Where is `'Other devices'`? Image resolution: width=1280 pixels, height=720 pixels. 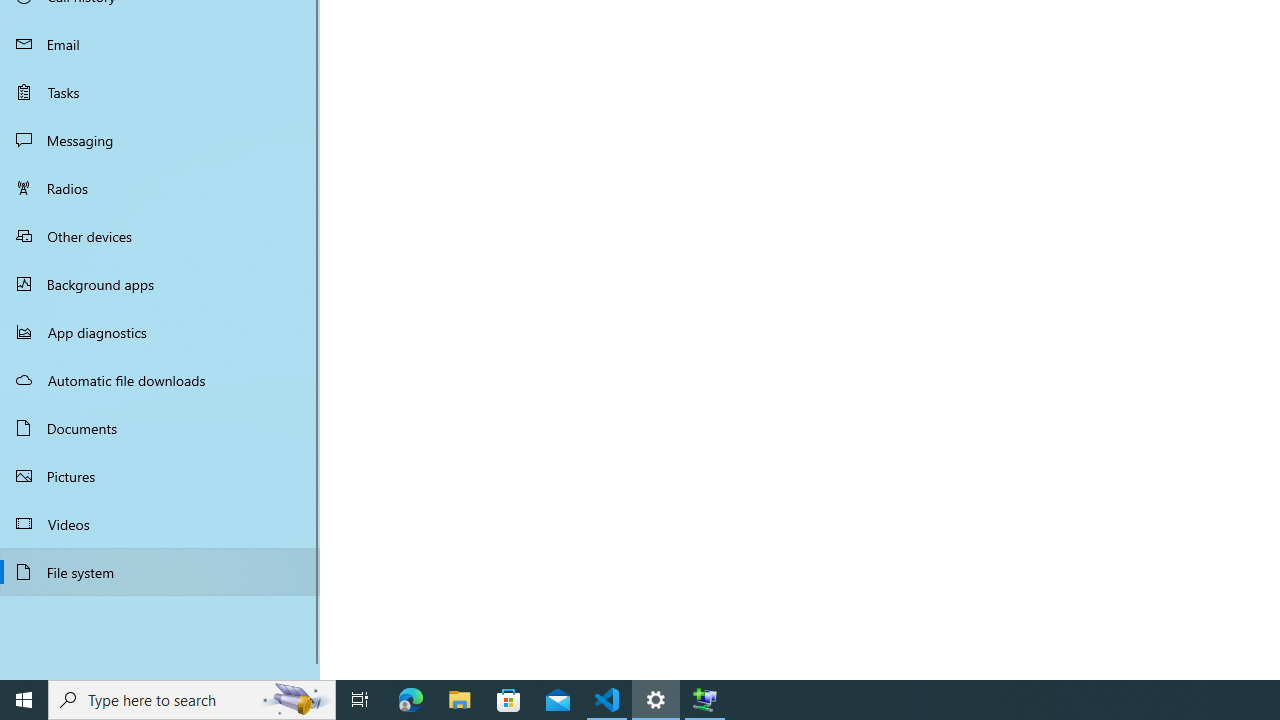 'Other devices' is located at coordinates (160, 234).